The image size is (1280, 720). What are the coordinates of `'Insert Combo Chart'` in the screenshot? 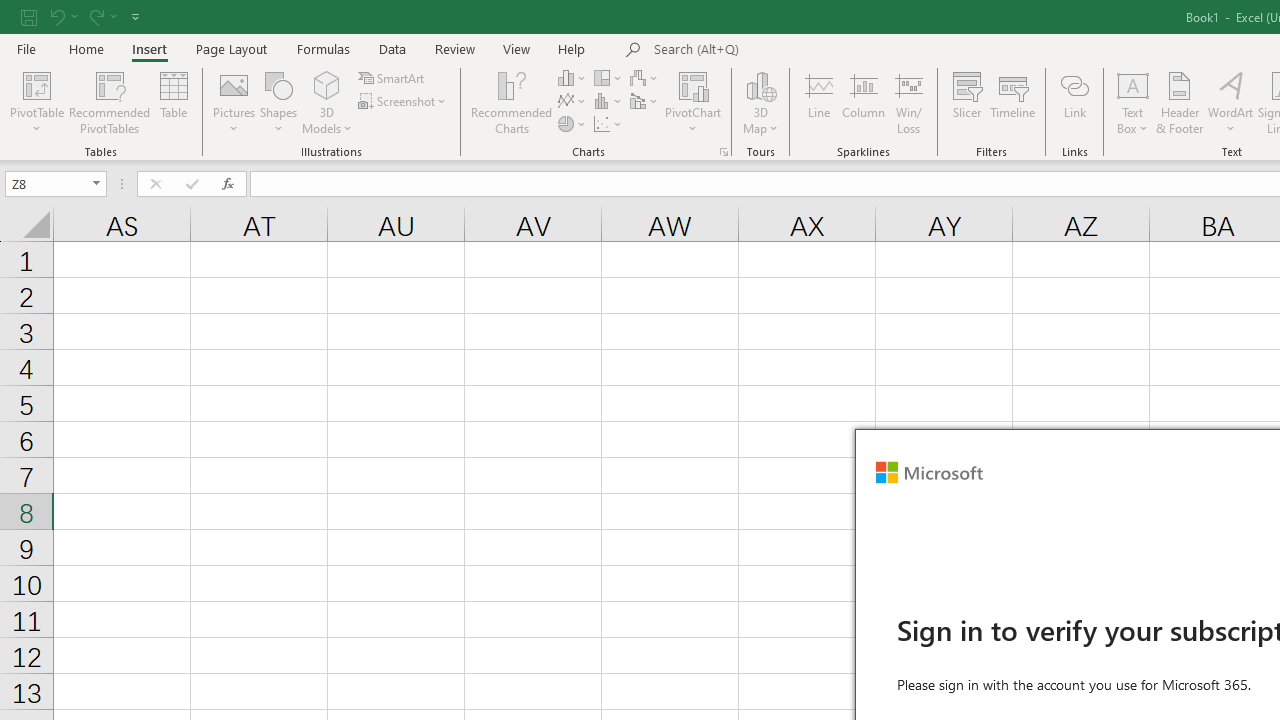 It's located at (645, 101).